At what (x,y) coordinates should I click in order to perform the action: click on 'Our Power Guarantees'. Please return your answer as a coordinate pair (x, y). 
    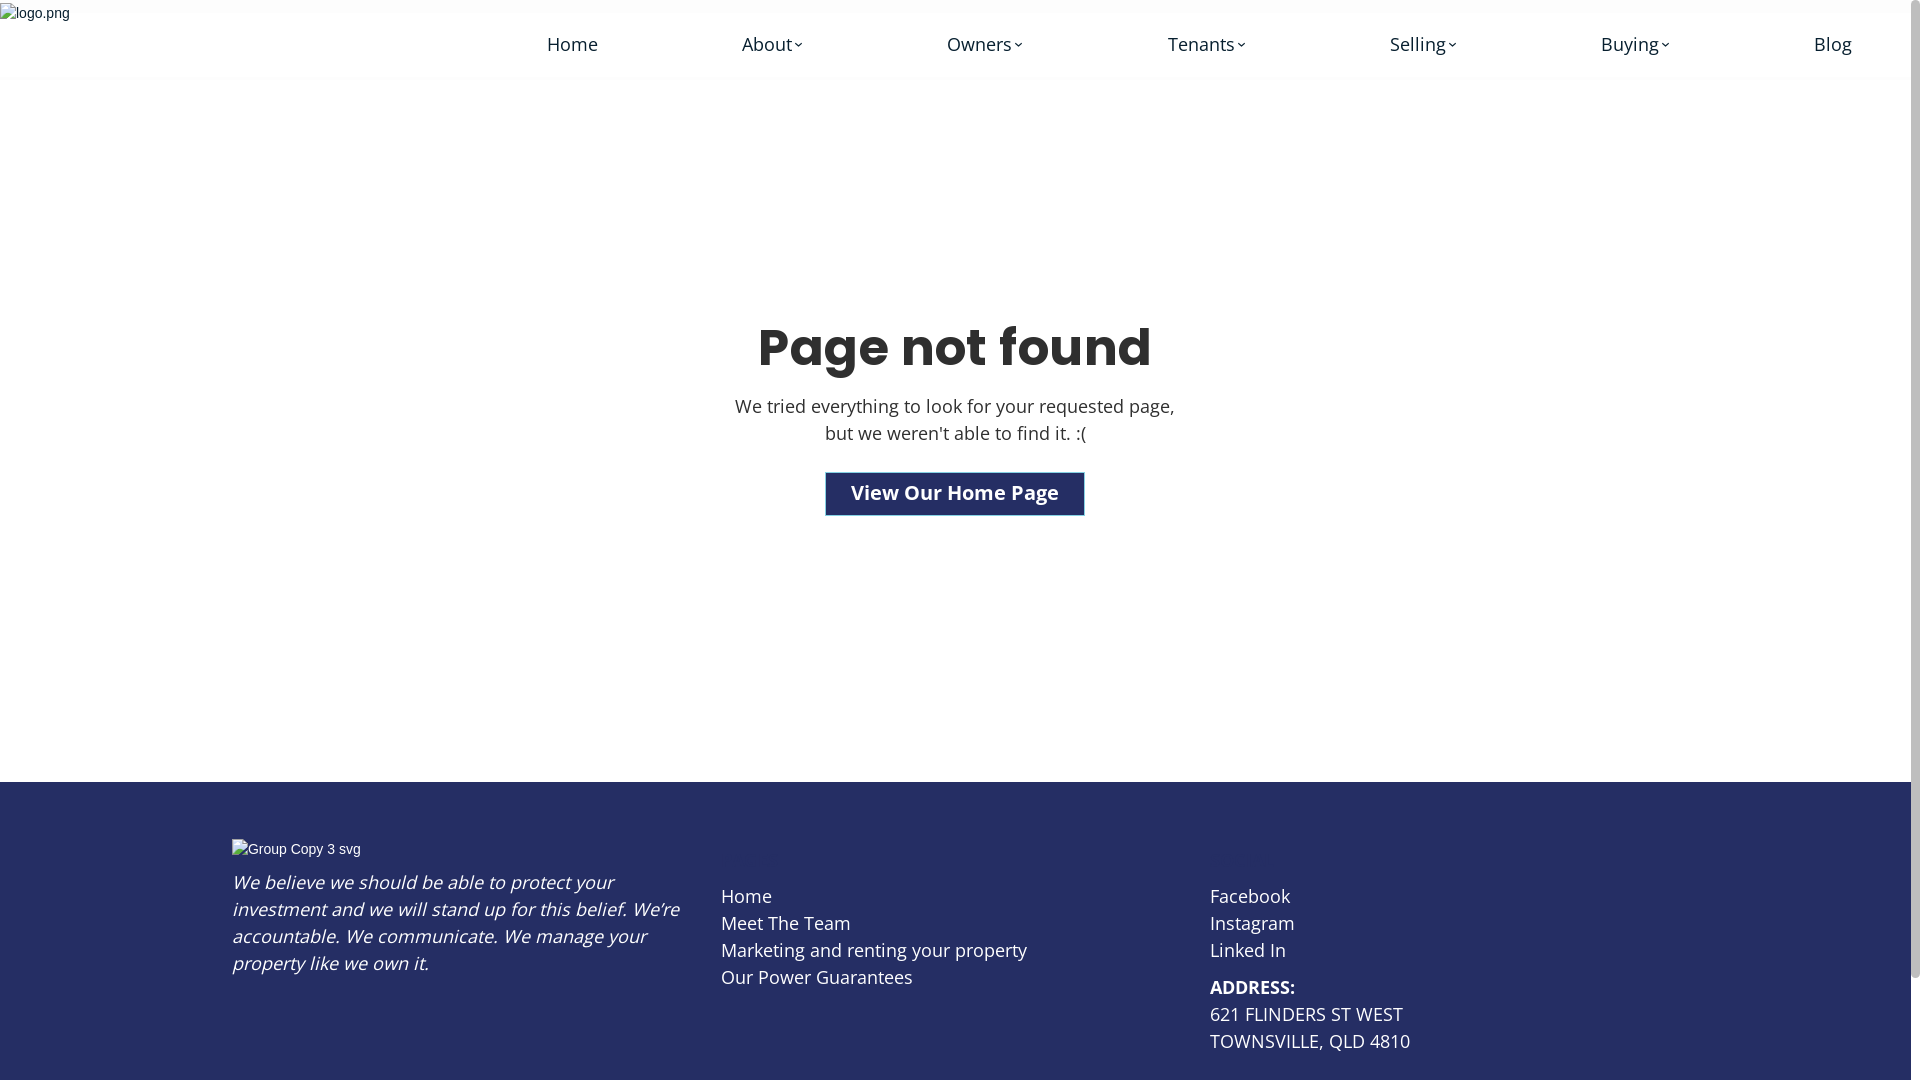
    Looking at the image, I should click on (816, 976).